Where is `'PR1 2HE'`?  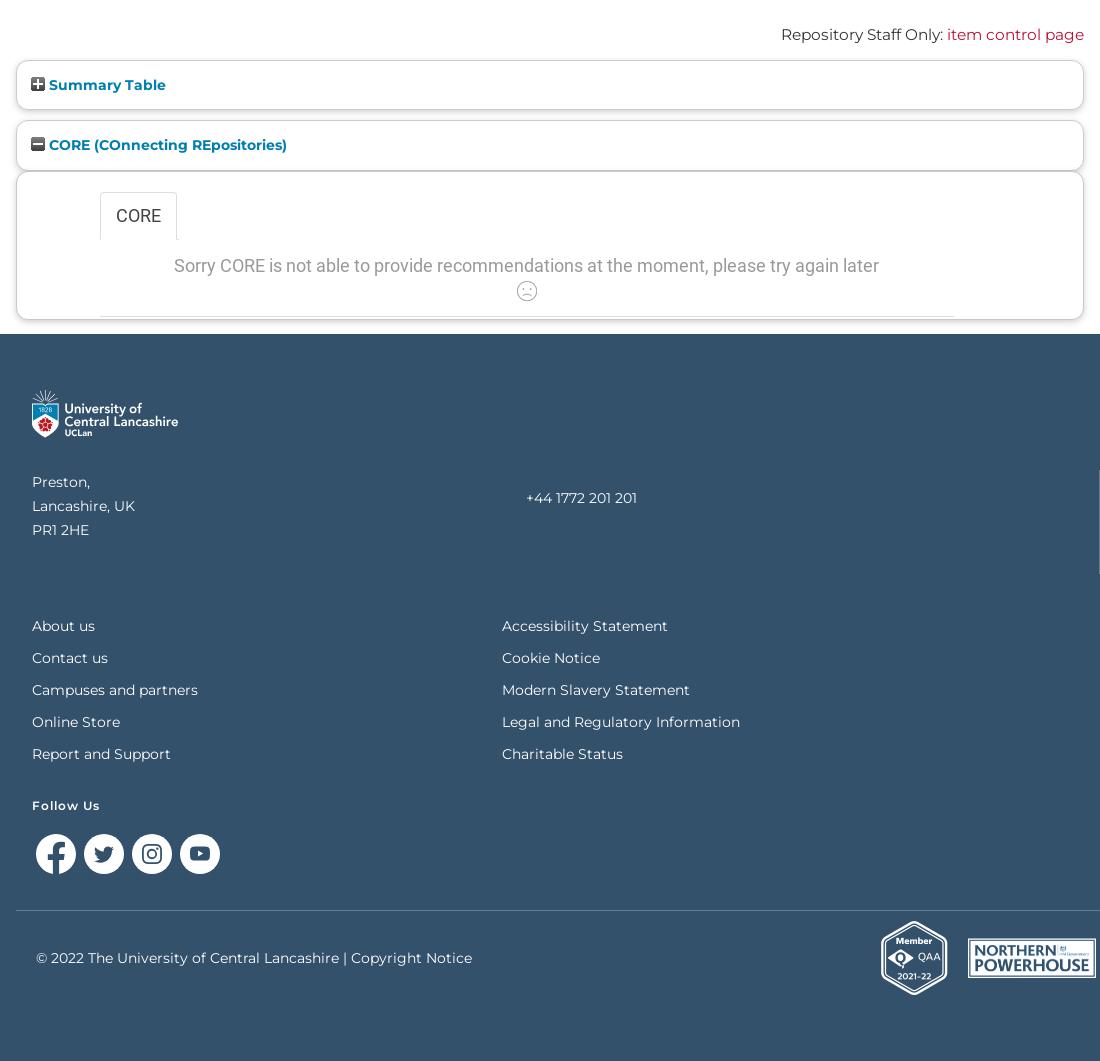
'PR1 2HE' is located at coordinates (59, 529).